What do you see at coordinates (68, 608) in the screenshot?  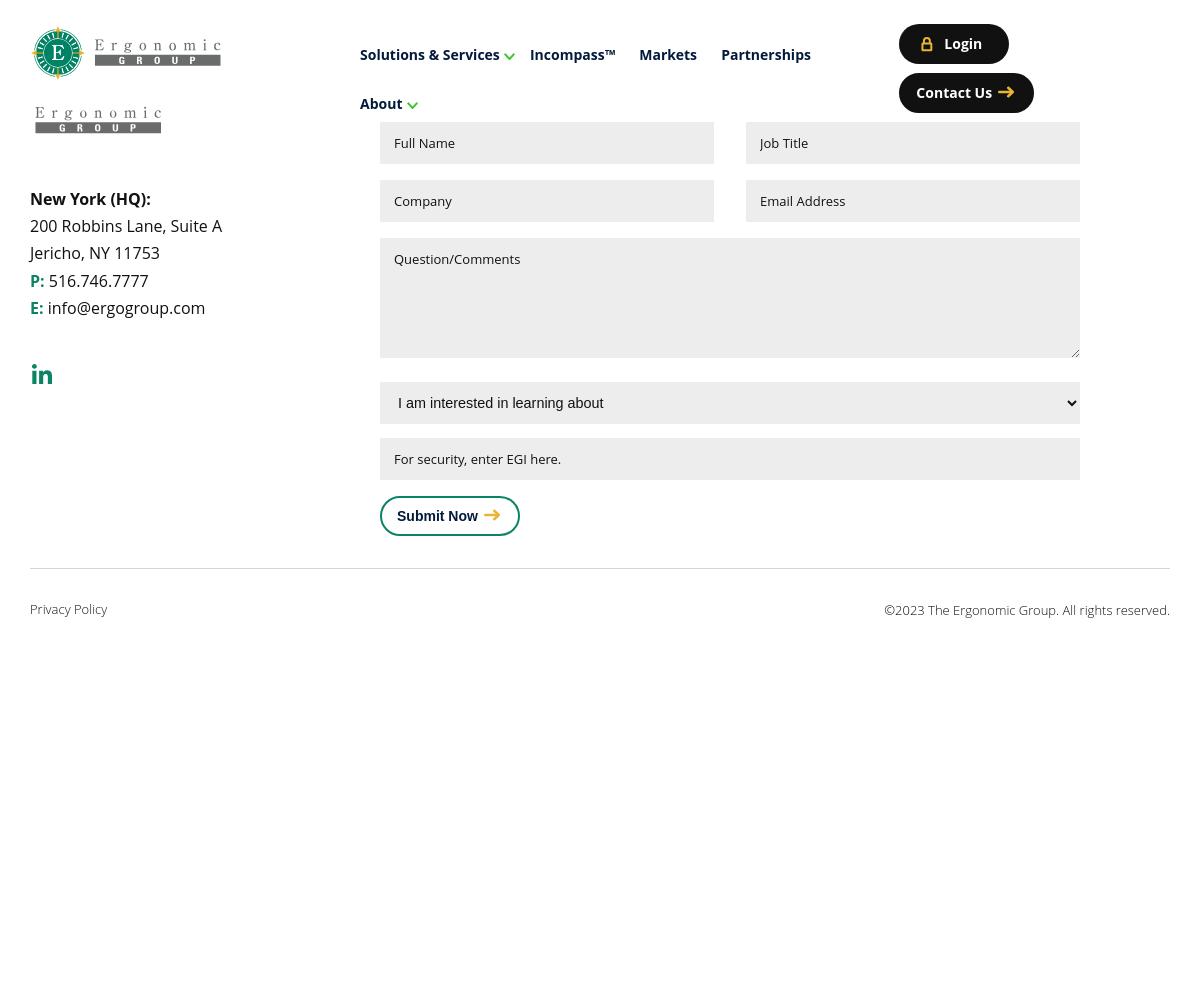 I see `'Privacy Policy'` at bounding box center [68, 608].